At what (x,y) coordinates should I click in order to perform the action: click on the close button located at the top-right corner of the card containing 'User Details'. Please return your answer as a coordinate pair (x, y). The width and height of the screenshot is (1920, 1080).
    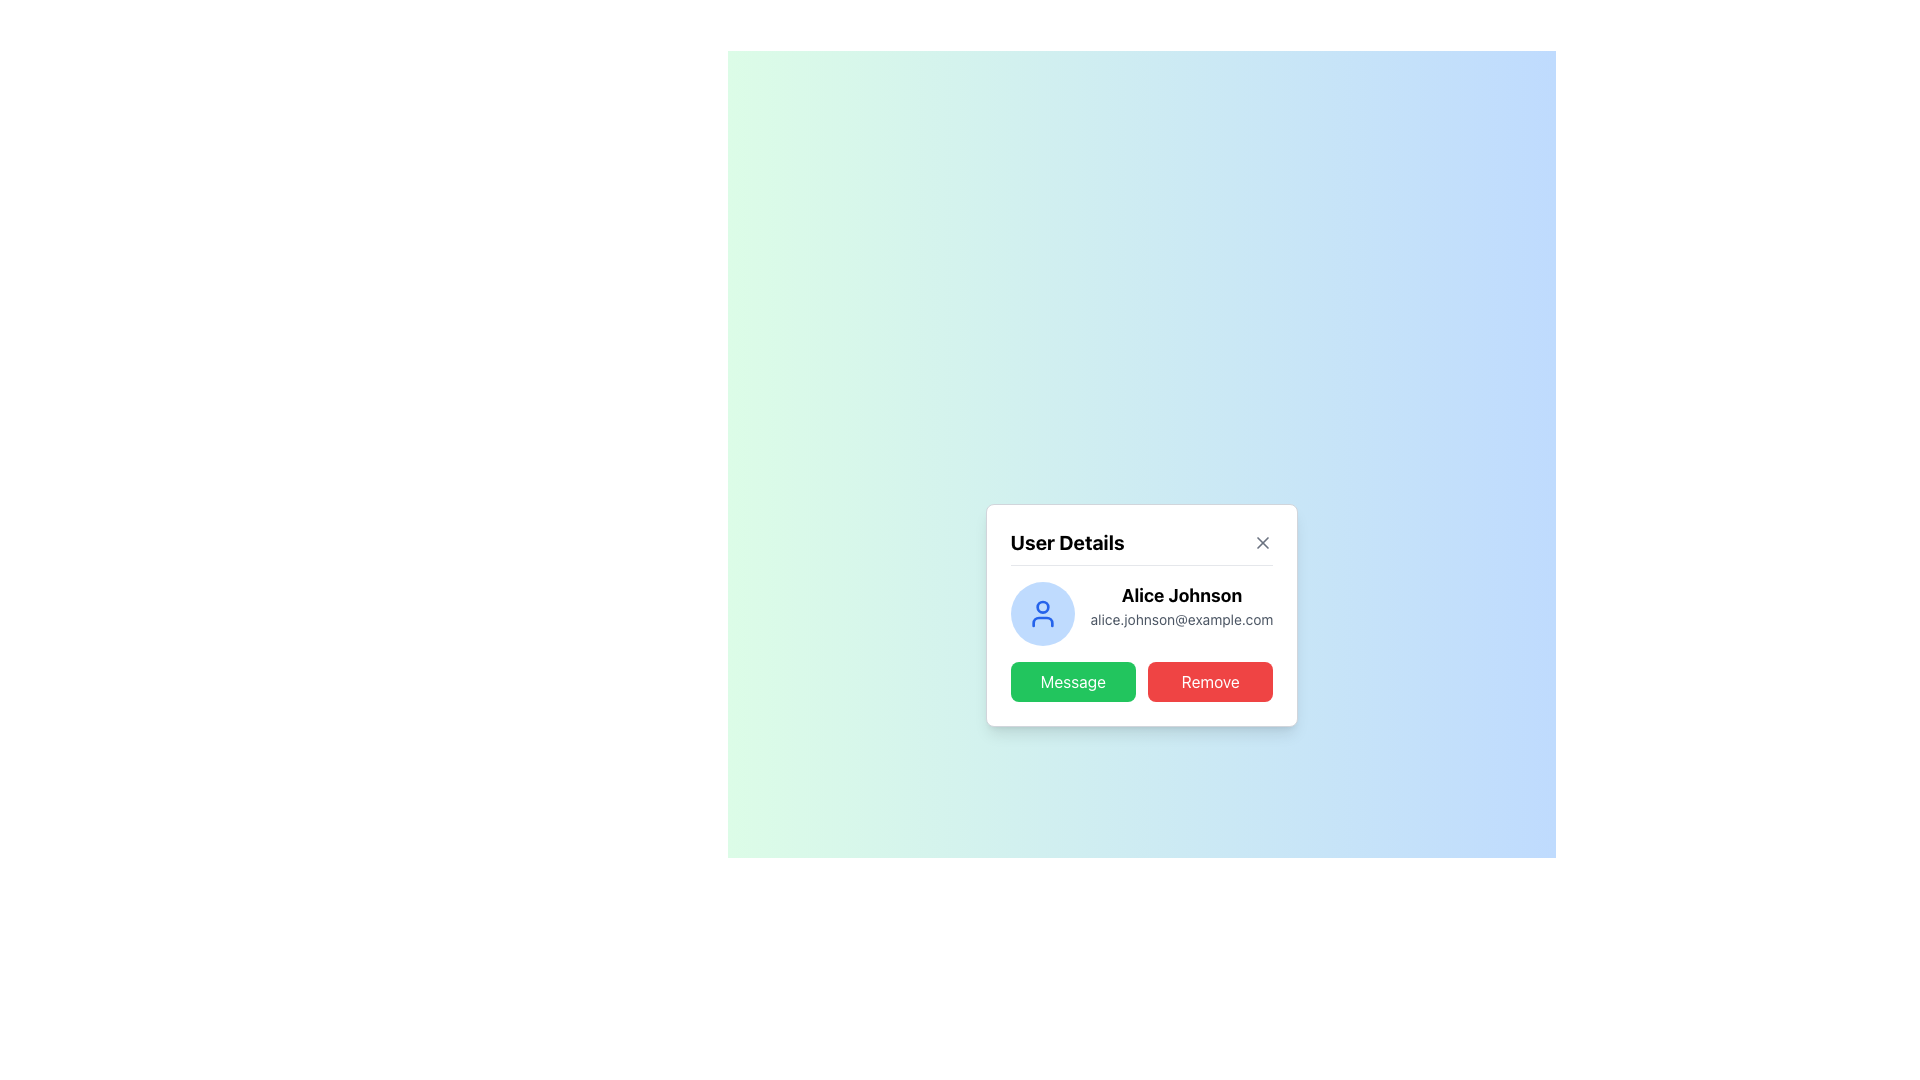
    Looking at the image, I should click on (1262, 542).